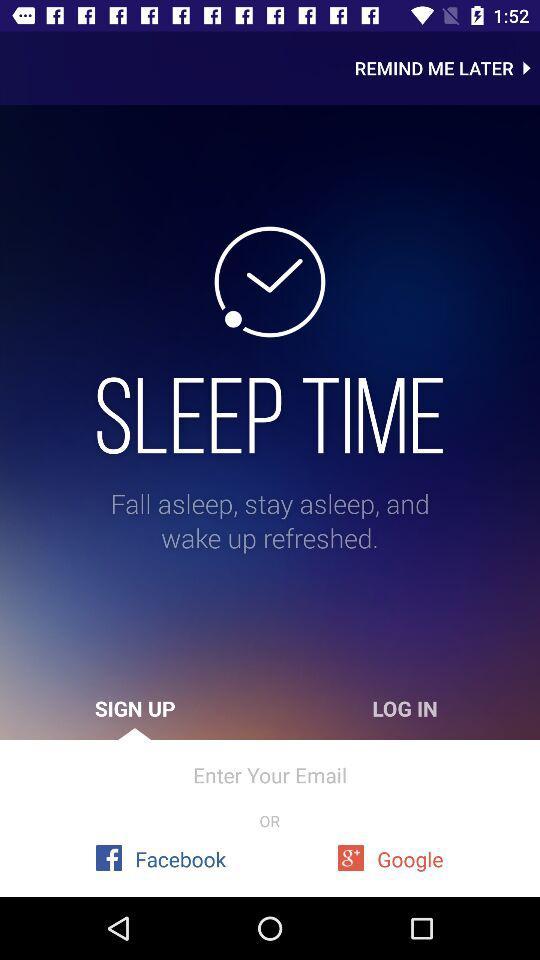 The width and height of the screenshot is (540, 960). What do you see at coordinates (270, 774) in the screenshot?
I see `icon above or icon` at bounding box center [270, 774].